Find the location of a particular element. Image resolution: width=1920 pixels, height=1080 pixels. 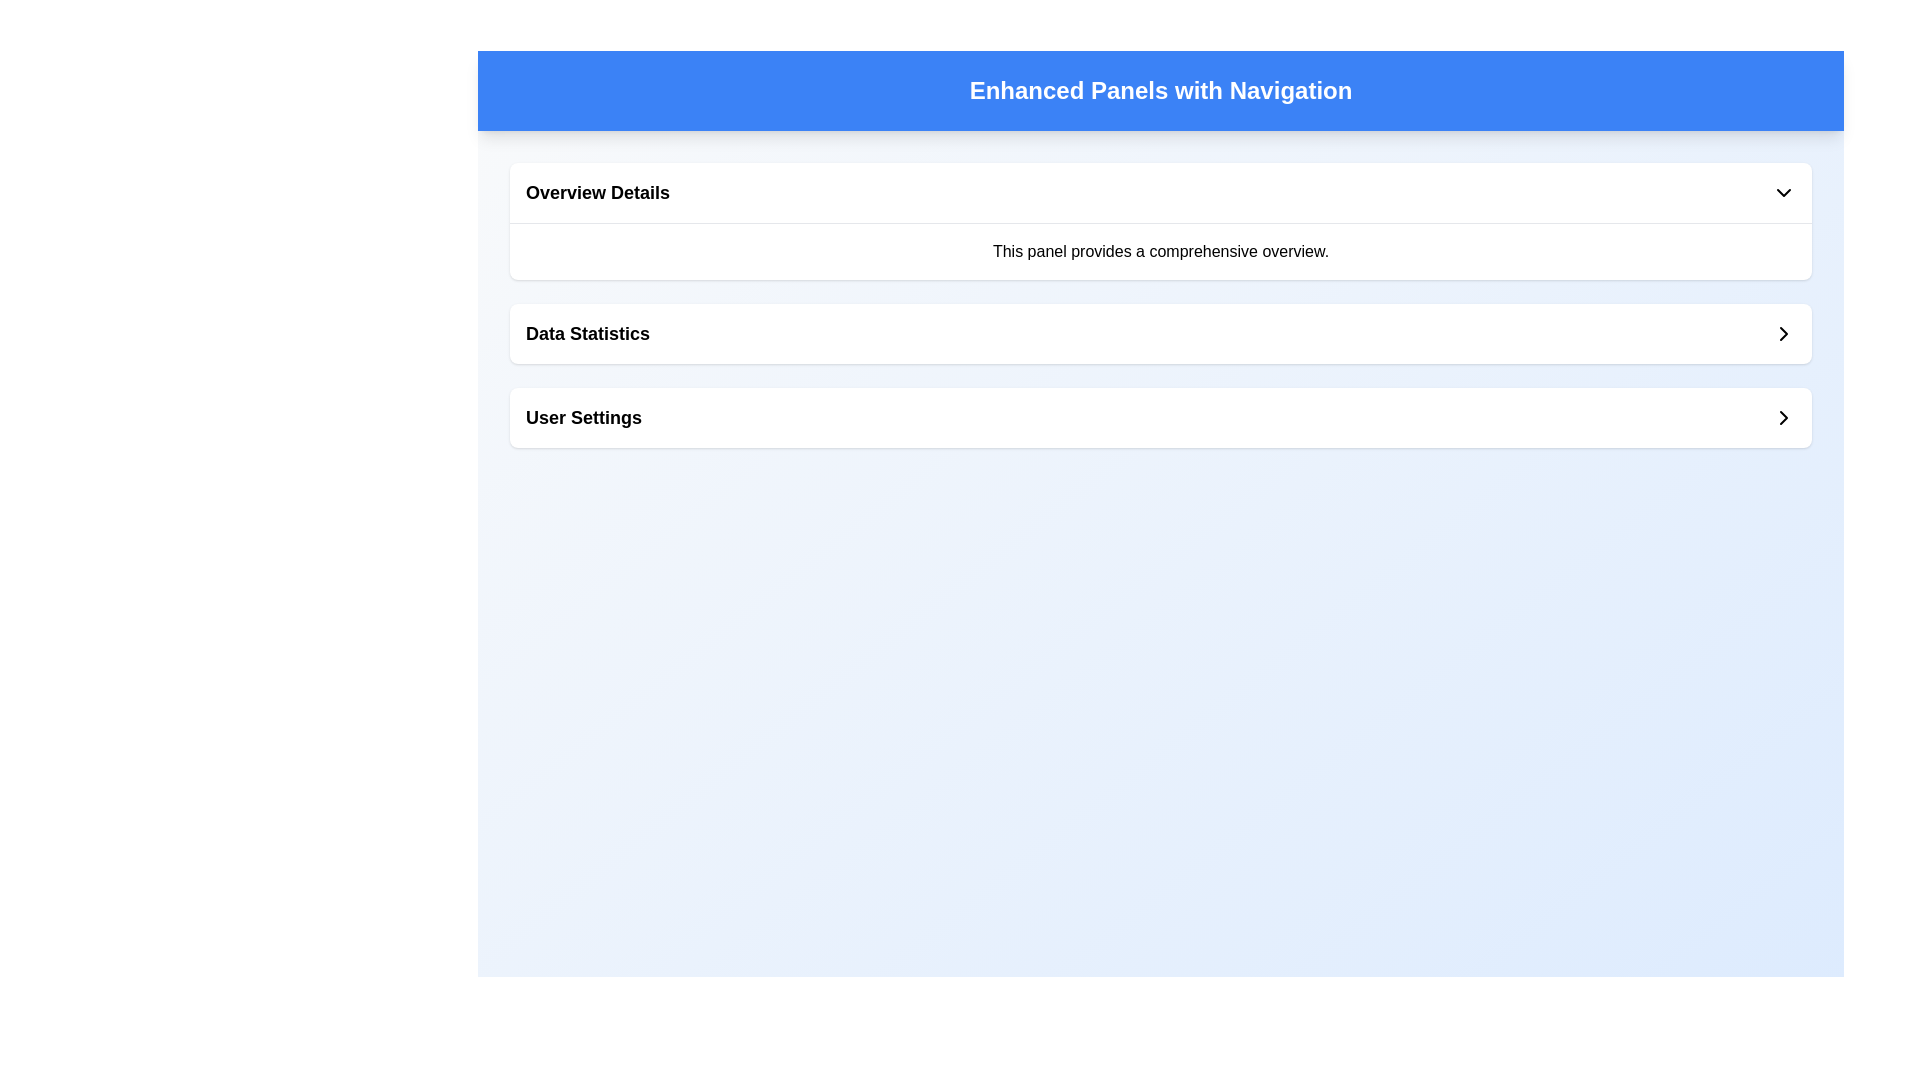

the third panel in the vertical stack is located at coordinates (1161, 416).